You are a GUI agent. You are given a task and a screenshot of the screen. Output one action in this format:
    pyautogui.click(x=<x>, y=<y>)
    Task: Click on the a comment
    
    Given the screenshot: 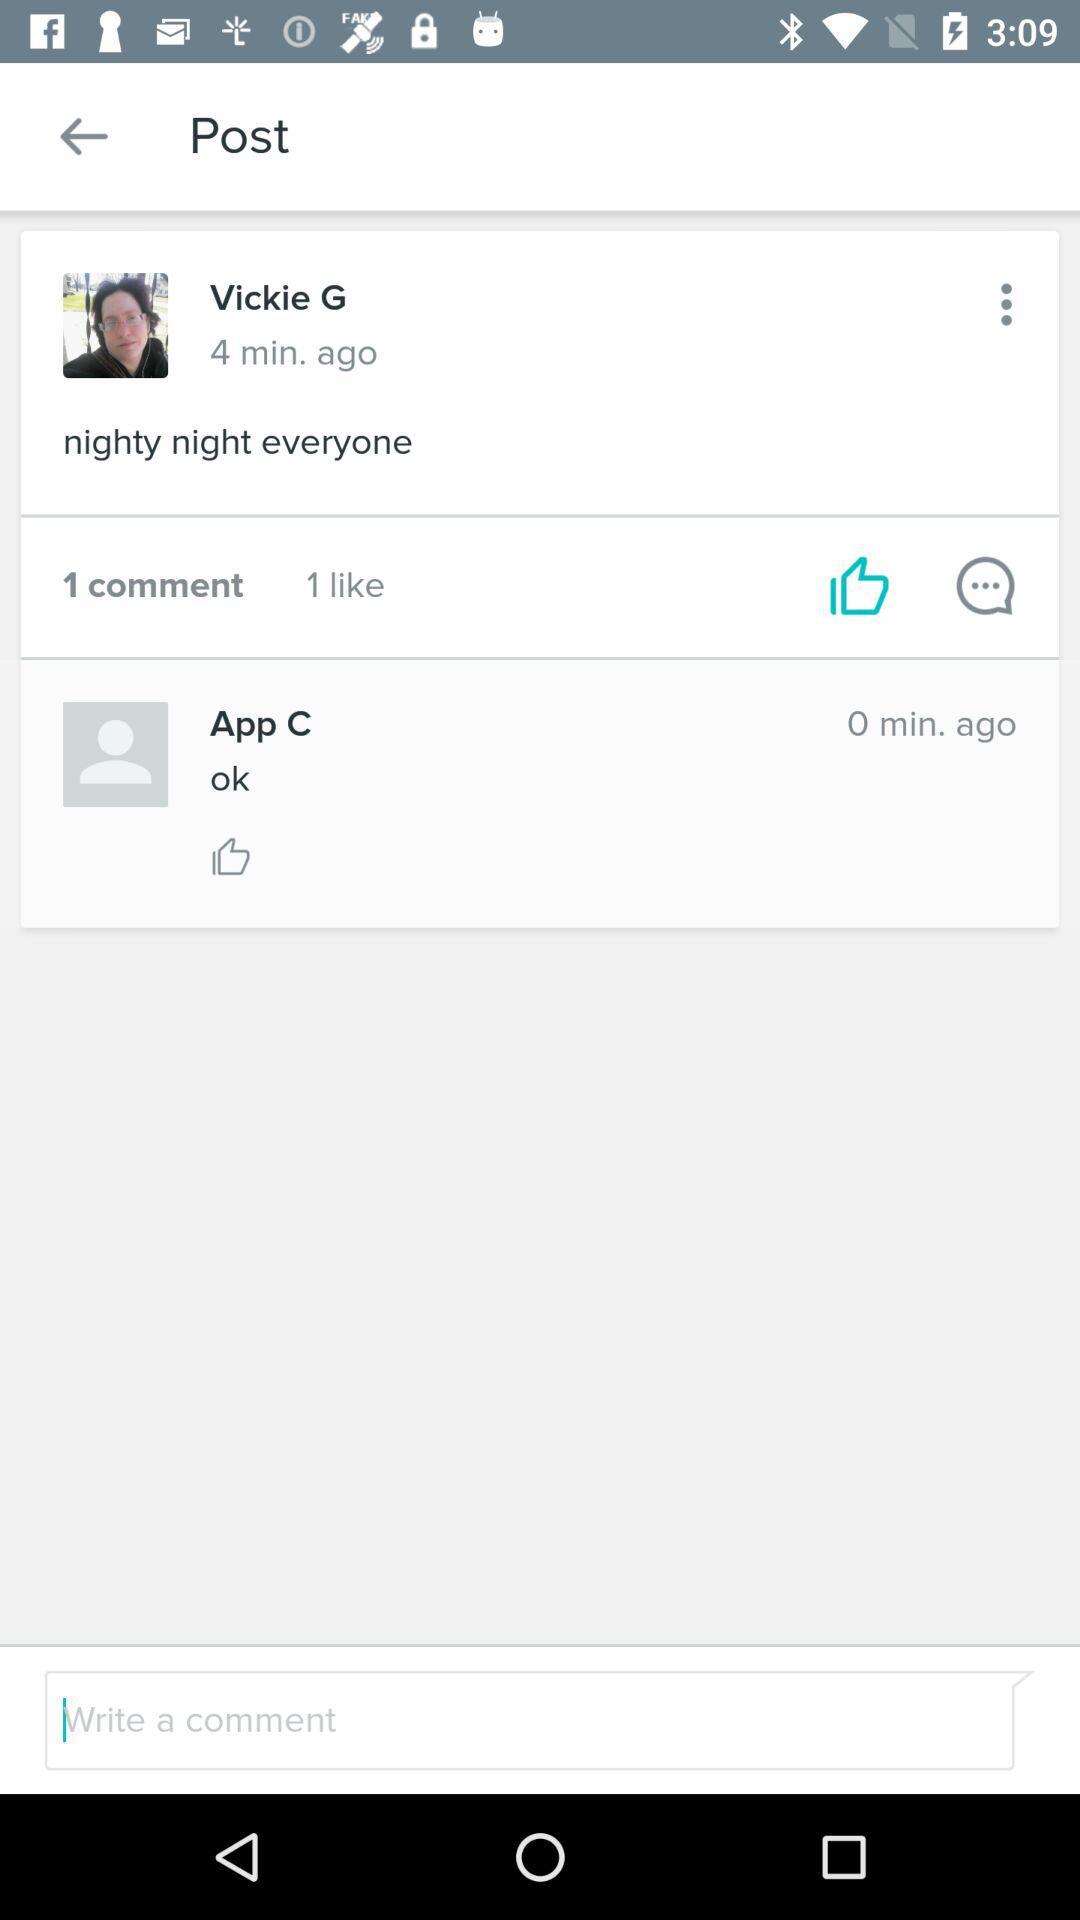 What is the action you would take?
    pyautogui.click(x=487, y=1719)
    